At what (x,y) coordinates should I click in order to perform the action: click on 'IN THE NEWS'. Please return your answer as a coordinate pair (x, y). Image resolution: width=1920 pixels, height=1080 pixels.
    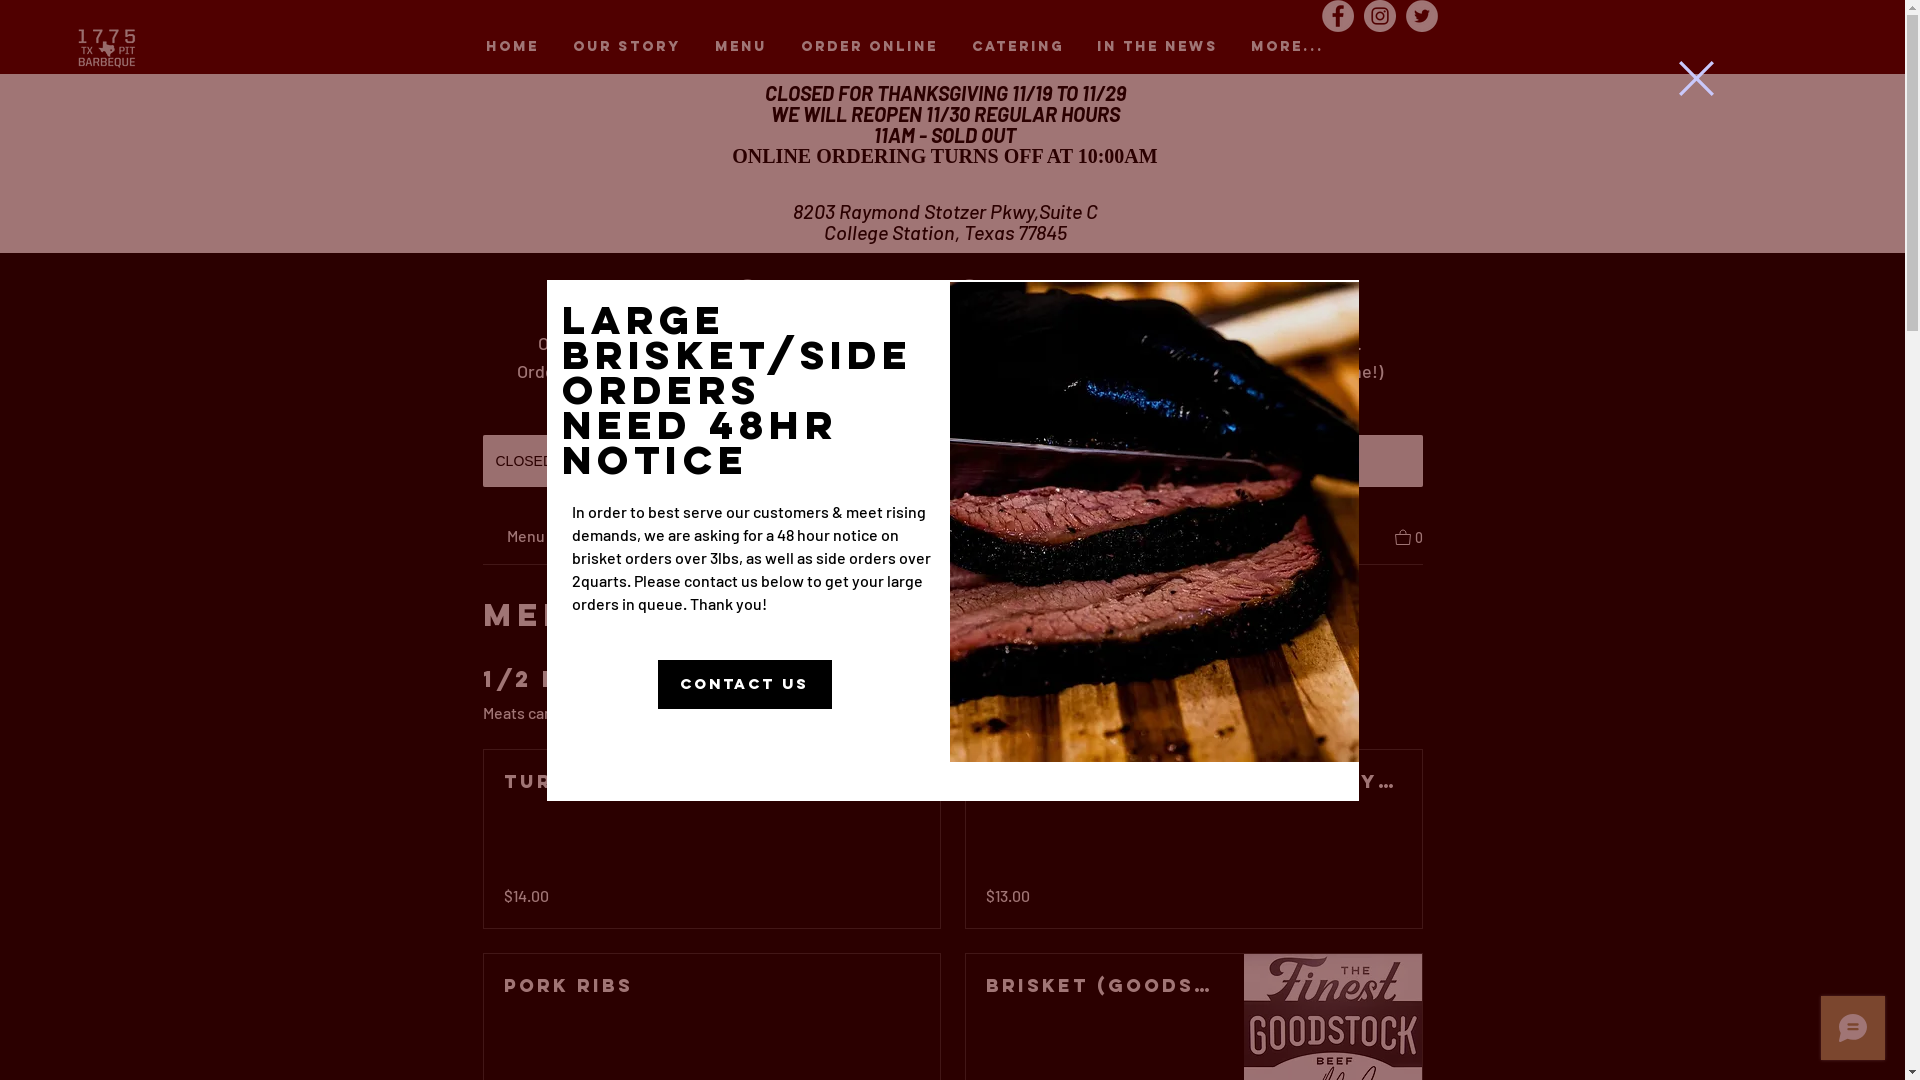
    Looking at the image, I should click on (1156, 45).